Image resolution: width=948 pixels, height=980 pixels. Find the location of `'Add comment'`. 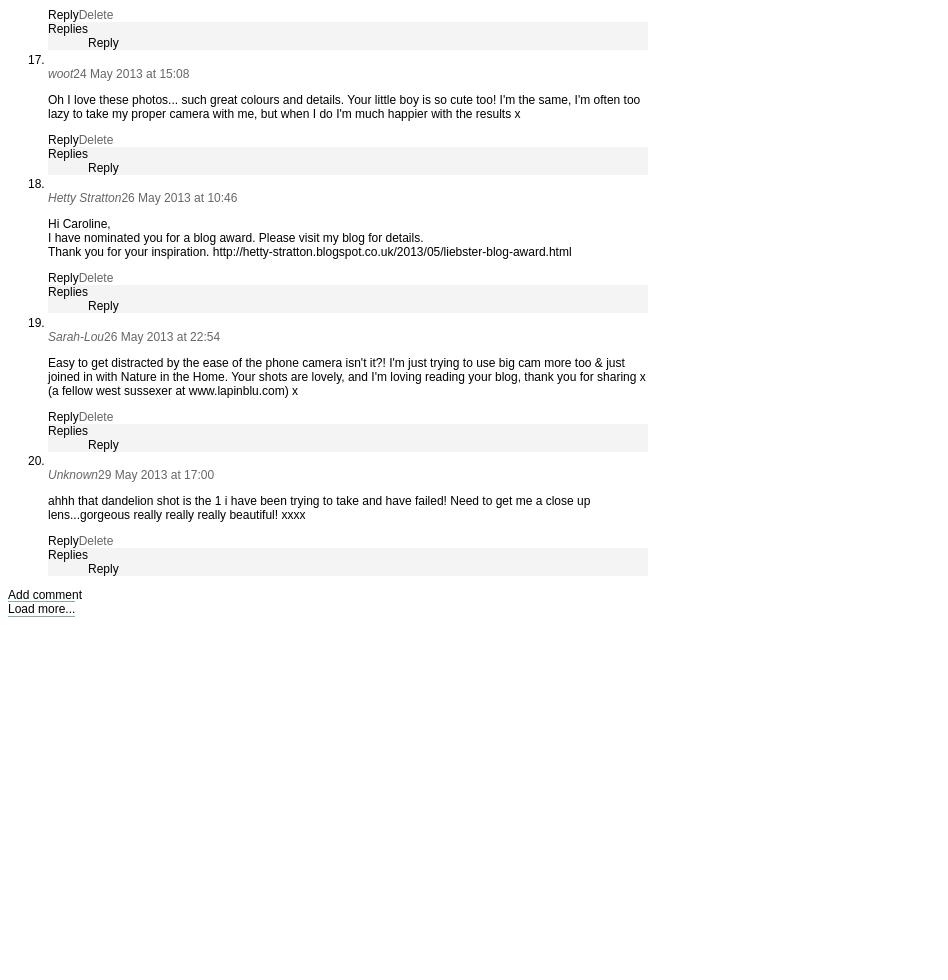

'Add comment' is located at coordinates (45, 593).